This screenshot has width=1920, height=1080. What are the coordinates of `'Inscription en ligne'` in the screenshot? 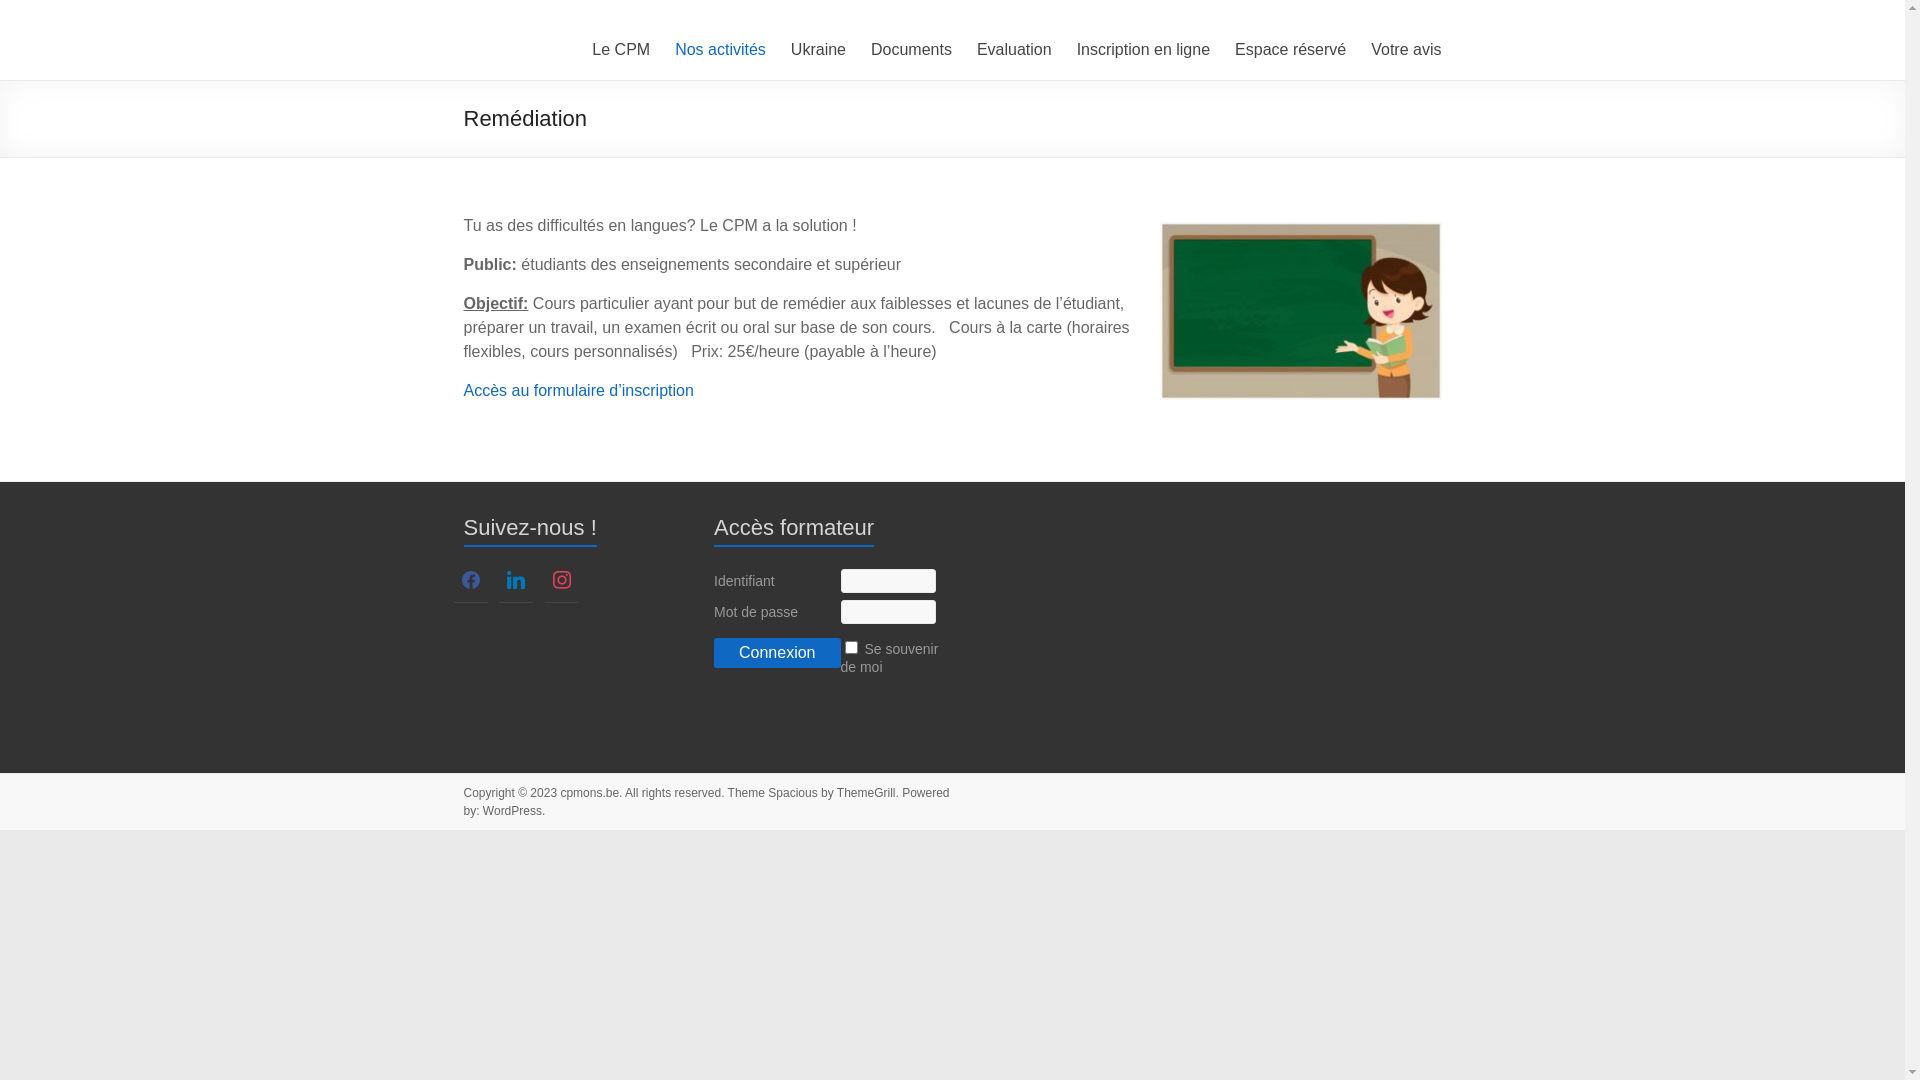 It's located at (1143, 49).